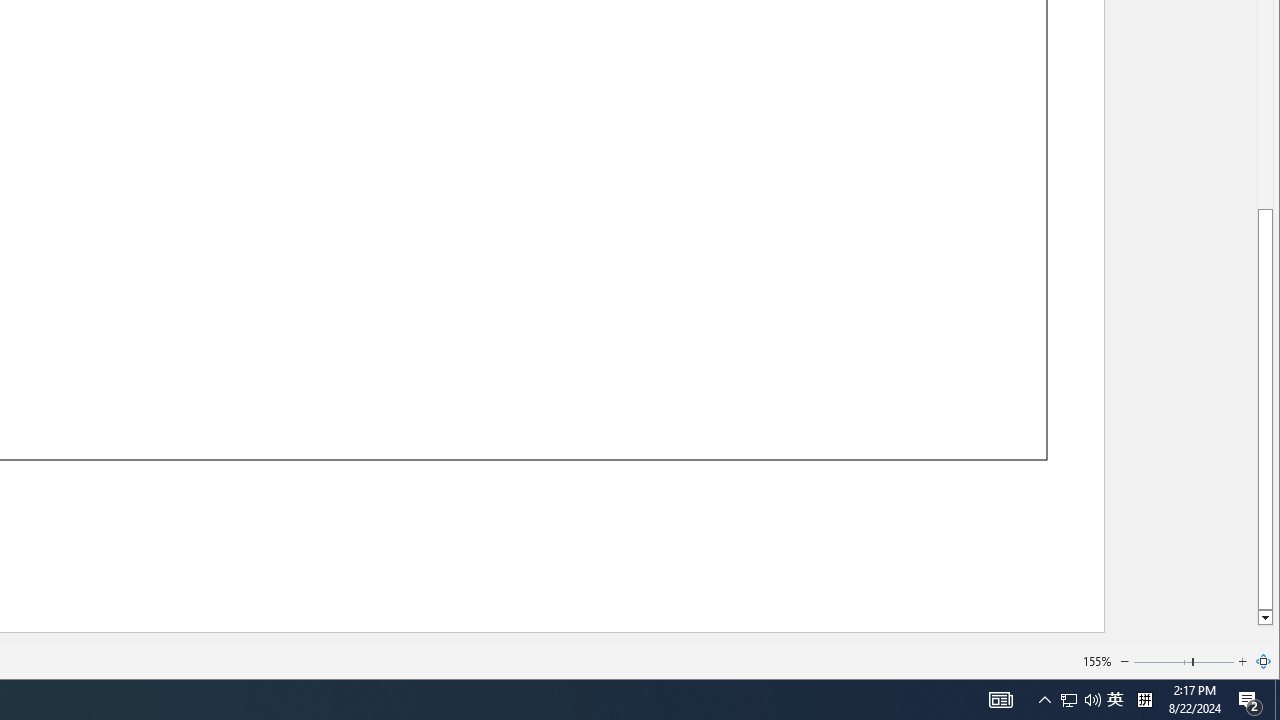  What do you see at coordinates (1044, 698) in the screenshot?
I see `'Notification Chevron'` at bounding box center [1044, 698].